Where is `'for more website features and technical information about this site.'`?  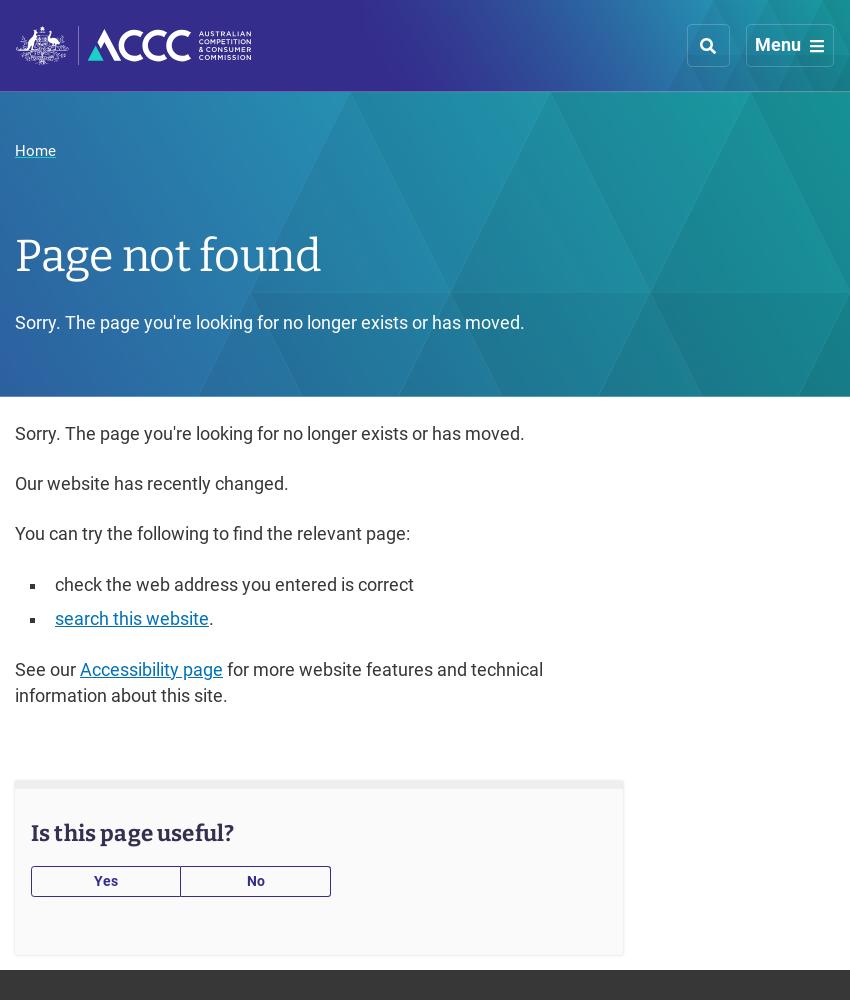
'for more website features and technical information about this site.' is located at coordinates (277, 682).